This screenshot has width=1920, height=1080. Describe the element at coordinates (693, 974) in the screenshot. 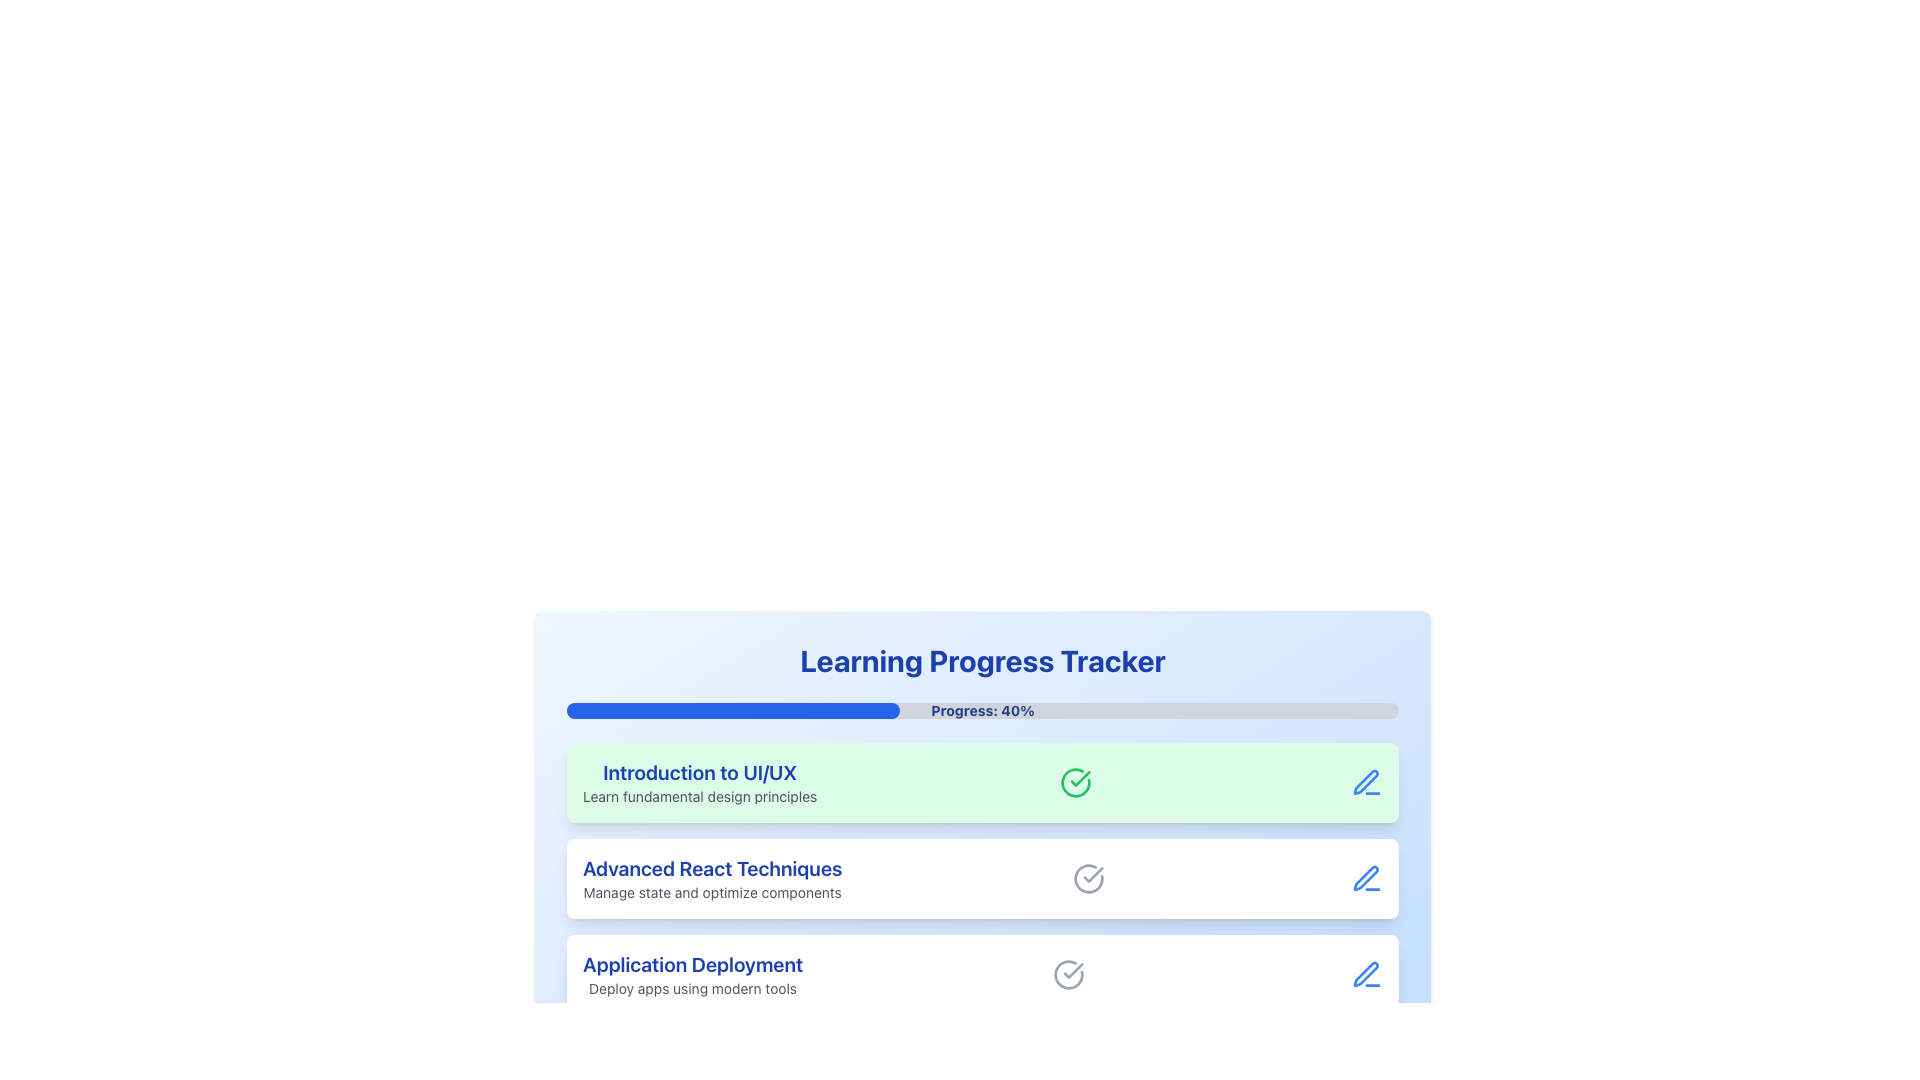

I see `the descriptive text block of the third card in the vertical list of learning progress items, which is located above a circular pen icon and next to a checkmark icon` at that location.